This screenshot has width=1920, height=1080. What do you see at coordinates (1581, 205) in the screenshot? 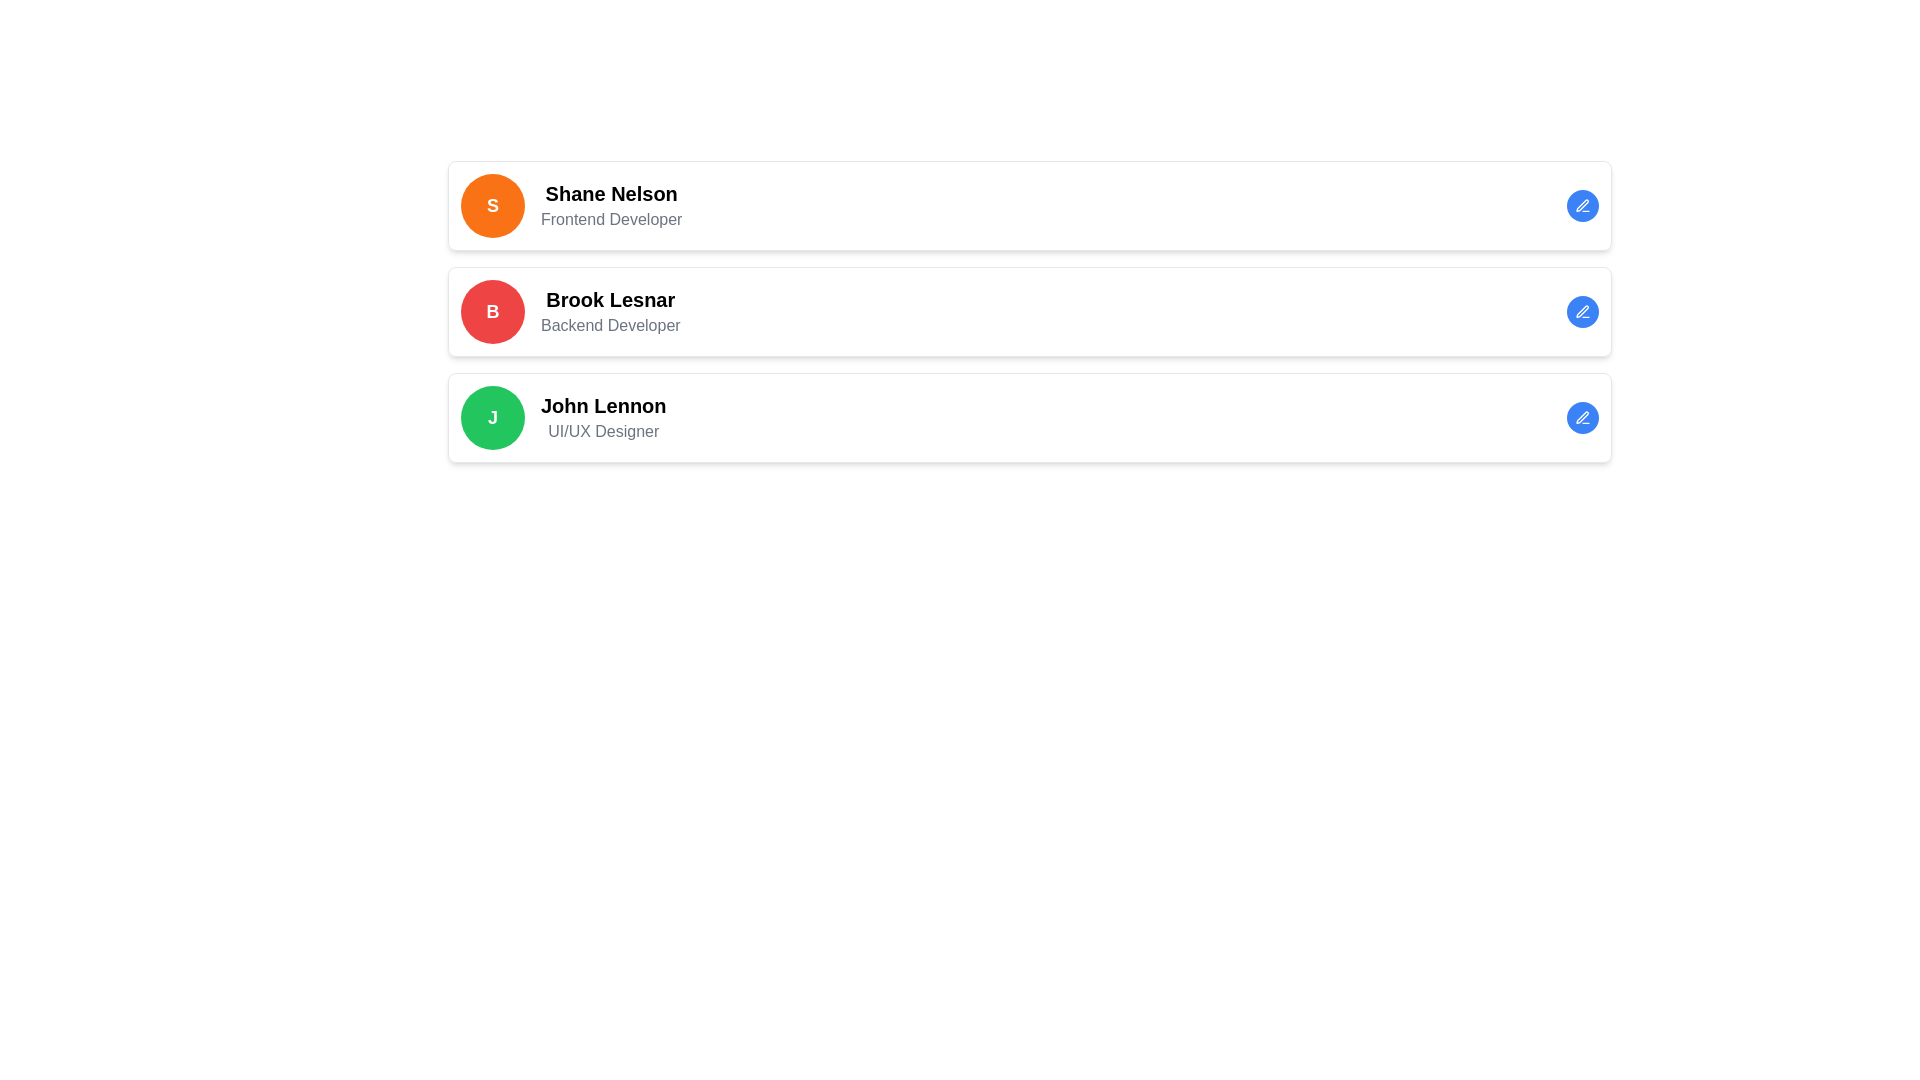
I see `the pen icon located in the far-right section of the user card labeled 'Shane Nelson' to initiate edit mode` at bounding box center [1581, 205].